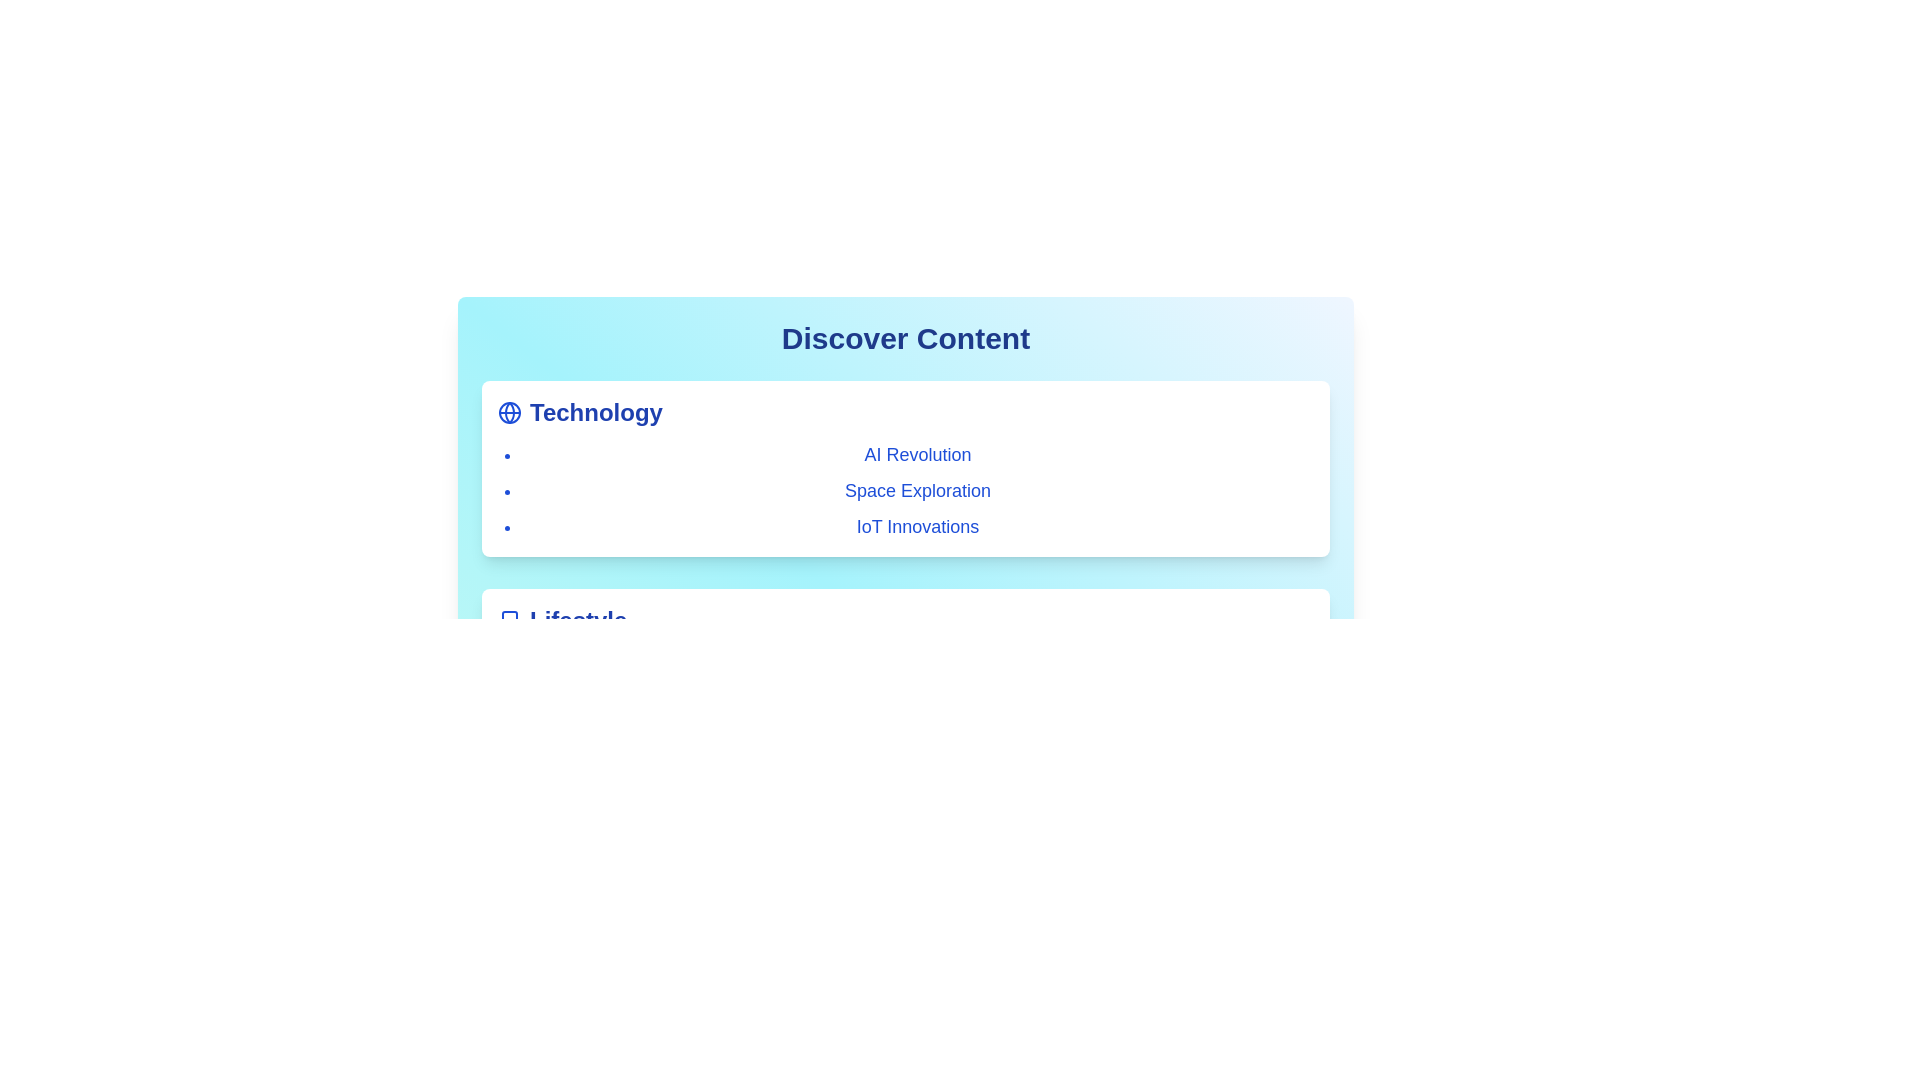 This screenshot has height=1080, width=1920. I want to click on the category or item Technology to view its hover effect, so click(509, 411).